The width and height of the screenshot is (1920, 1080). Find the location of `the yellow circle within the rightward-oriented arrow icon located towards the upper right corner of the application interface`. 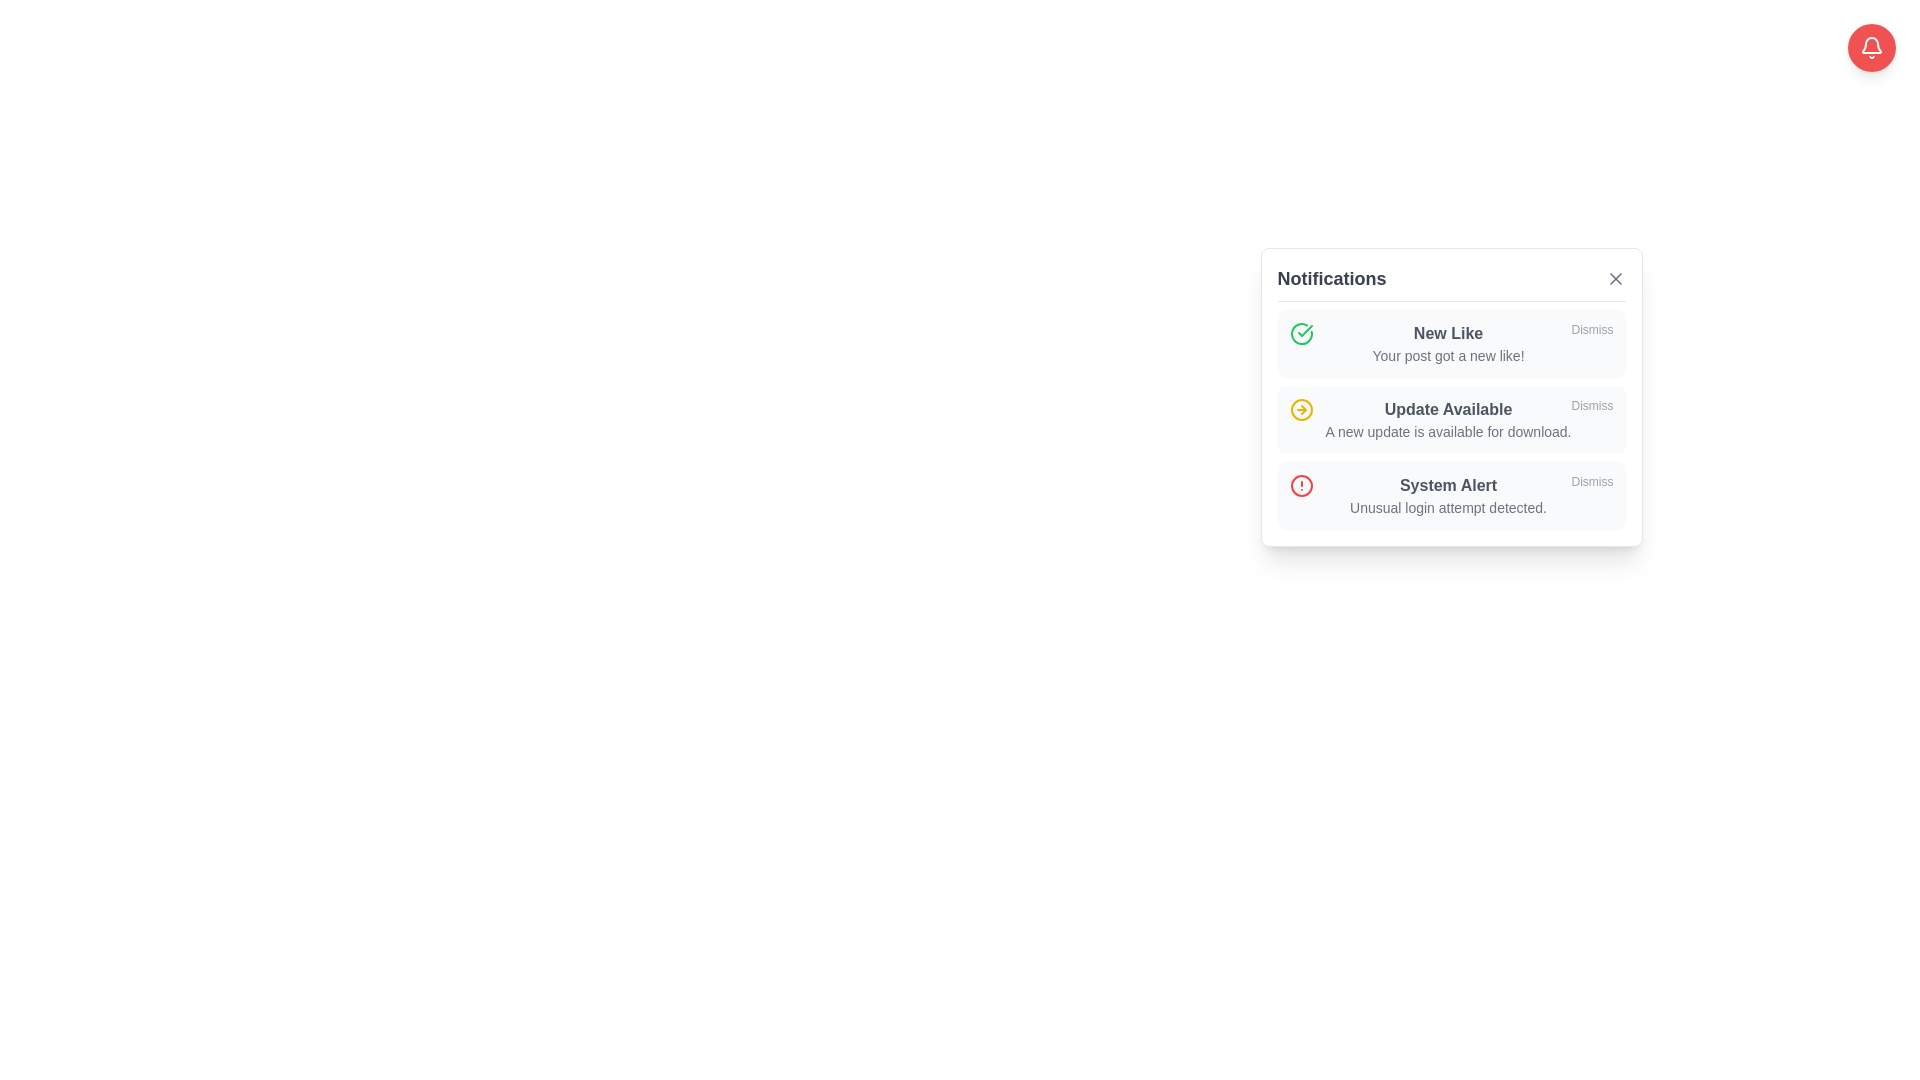

the yellow circle within the rightward-oriented arrow icon located towards the upper right corner of the application interface is located at coordinates (1301, 408).